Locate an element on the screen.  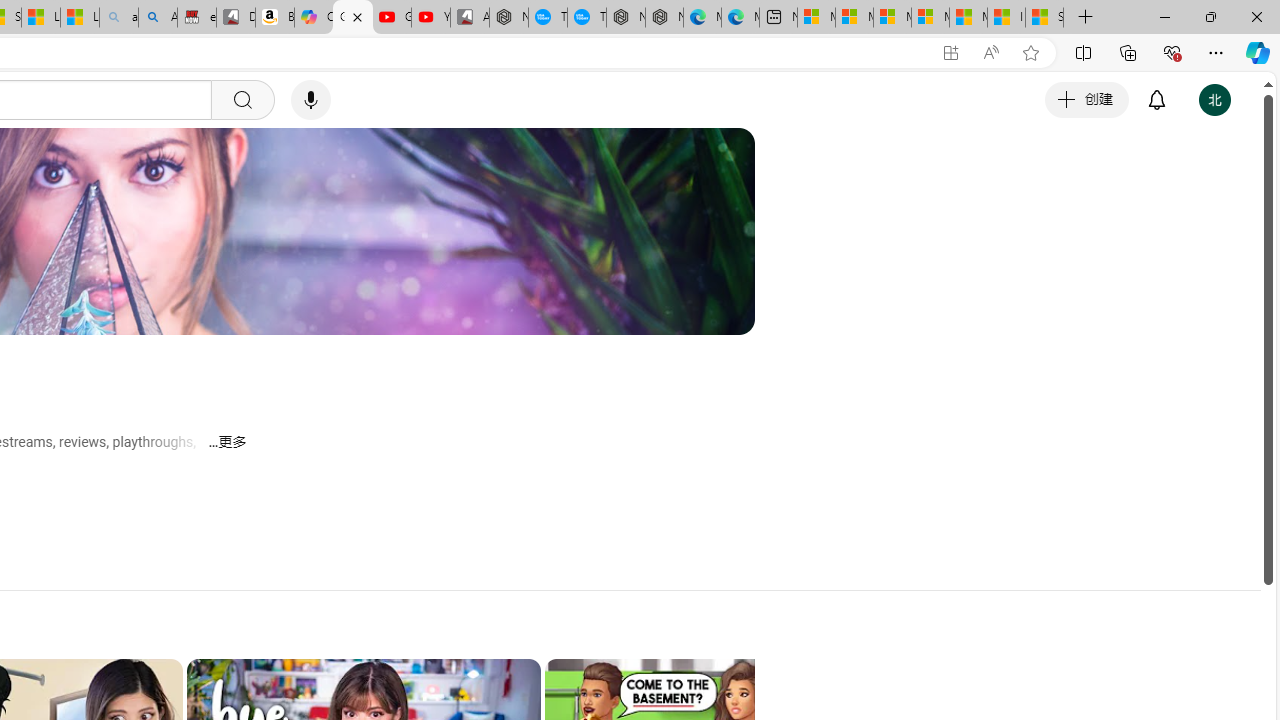
'I Gained 20 Pounds of Muscle in 30 Days! | Watch' is located at coordinates (1006, 17).